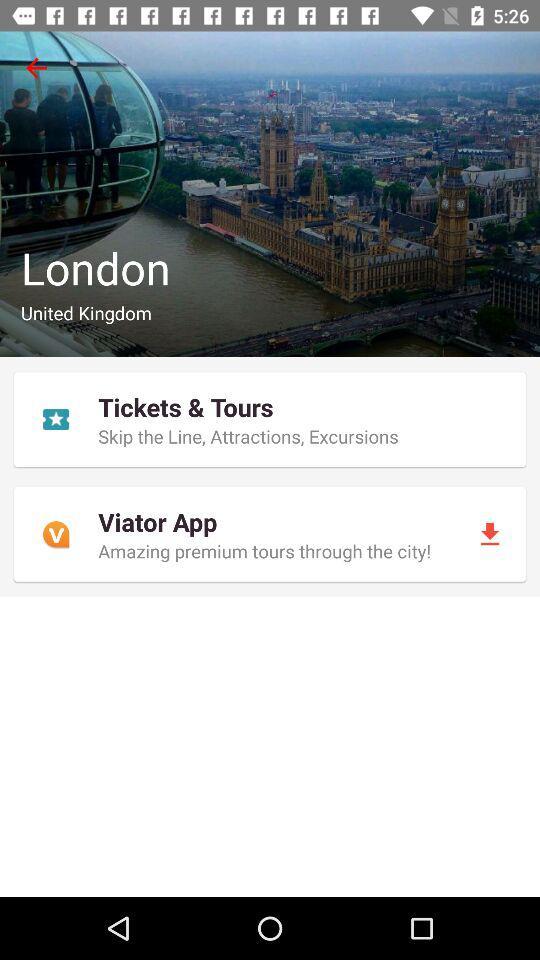 Image resolution: width=540 pixels, height=960 pixels. Describe the element at coordinates (36, 68) in the screenshot. I see `icon at the top left corner` at that location.